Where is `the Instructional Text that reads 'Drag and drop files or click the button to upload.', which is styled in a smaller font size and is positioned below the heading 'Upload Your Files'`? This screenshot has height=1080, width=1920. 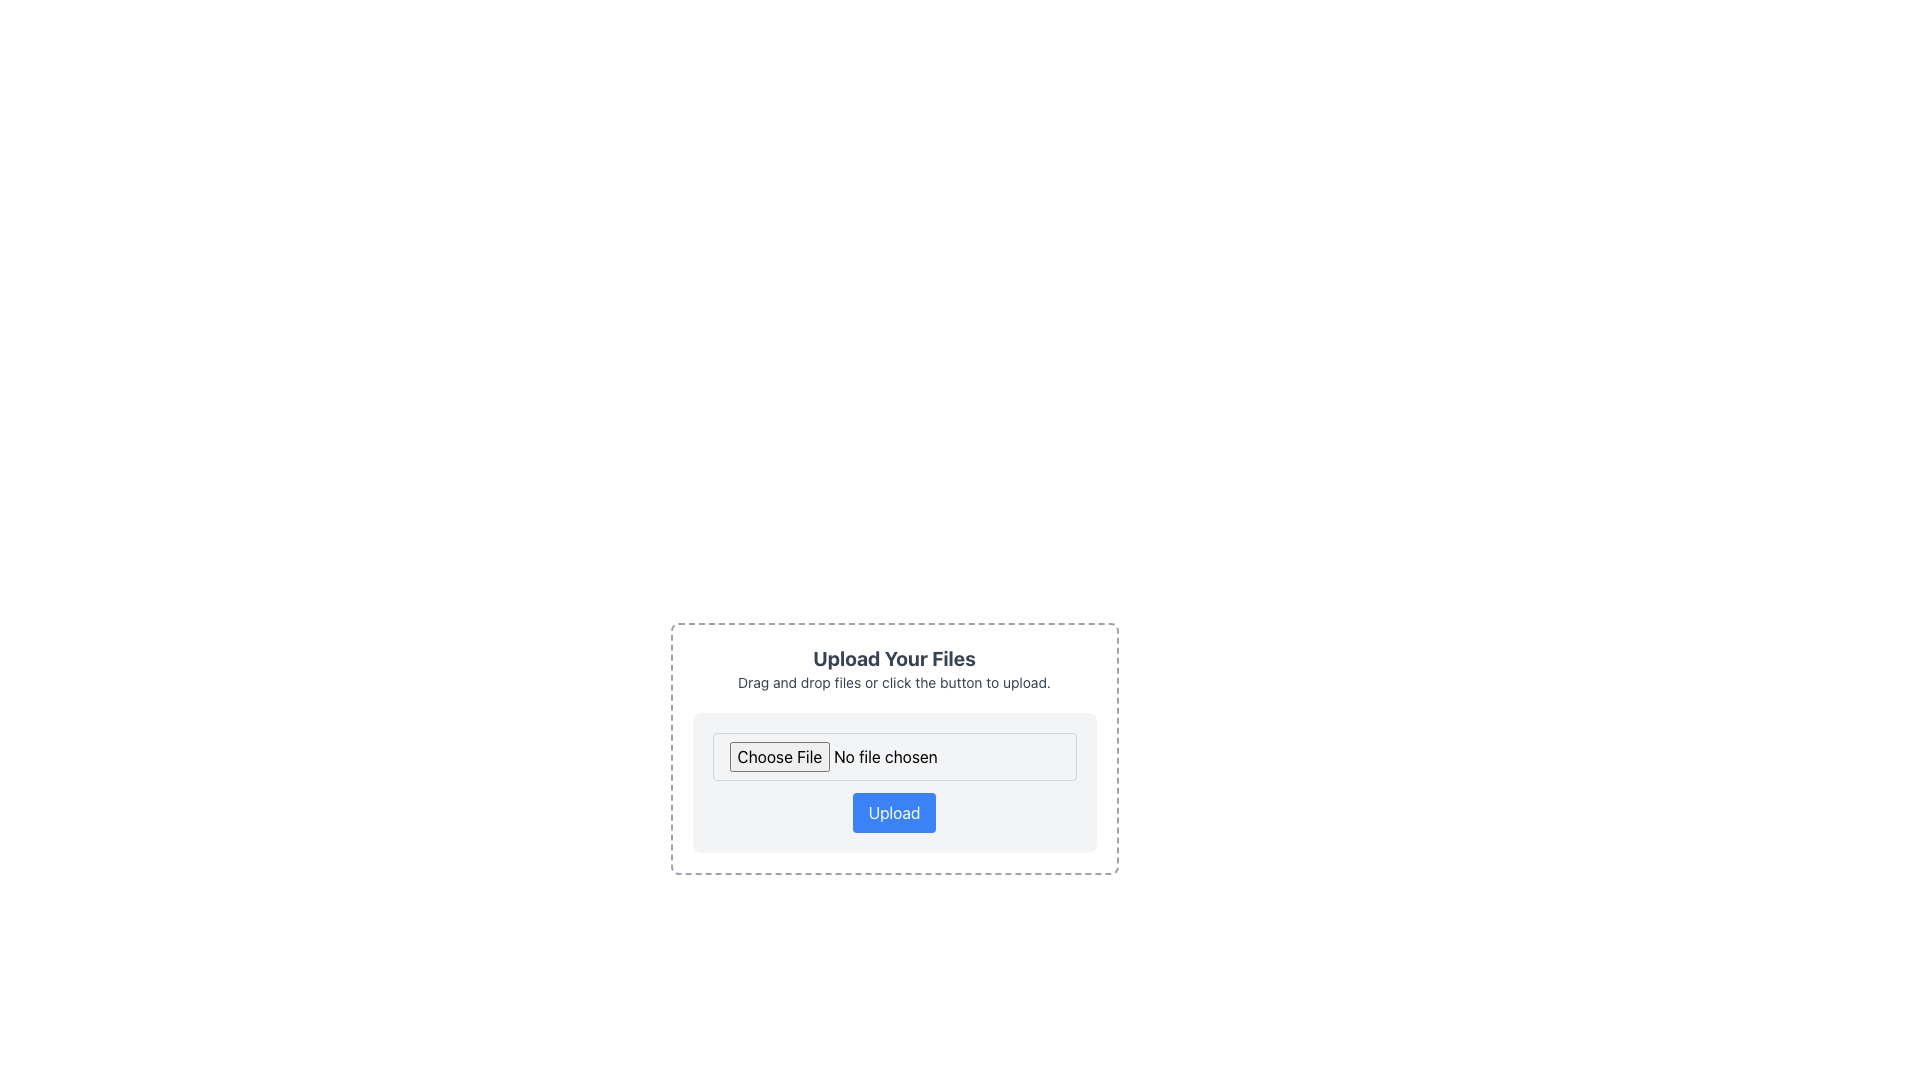
the Instructional Text that reads 'Drag and drop files or click the button to upload.', which is styled in a smaller font size and is positioned below the heading 'Upload Your Files' is located at coordinates (893, 681).